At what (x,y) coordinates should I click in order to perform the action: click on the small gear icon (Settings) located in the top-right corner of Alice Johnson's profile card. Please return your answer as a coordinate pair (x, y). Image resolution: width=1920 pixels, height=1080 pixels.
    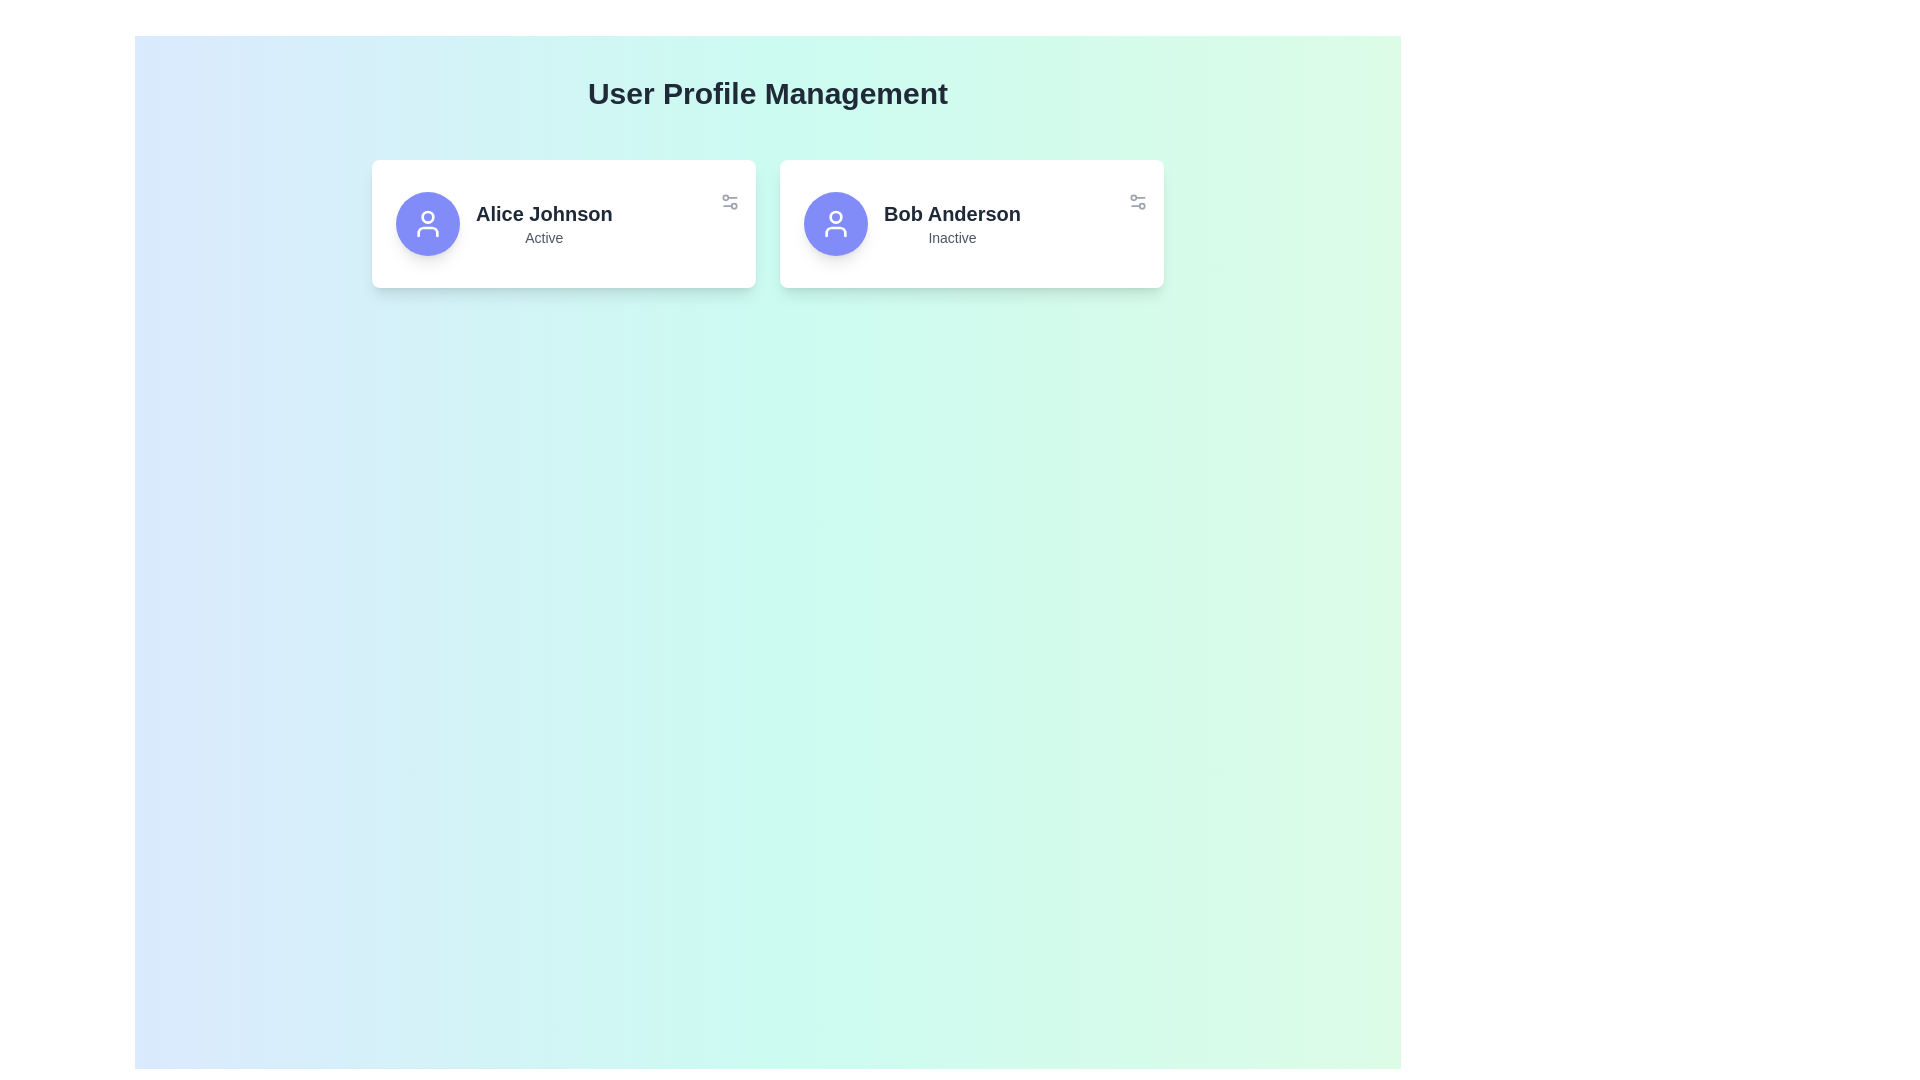
    Looking at the image, I should click on (728, 201).